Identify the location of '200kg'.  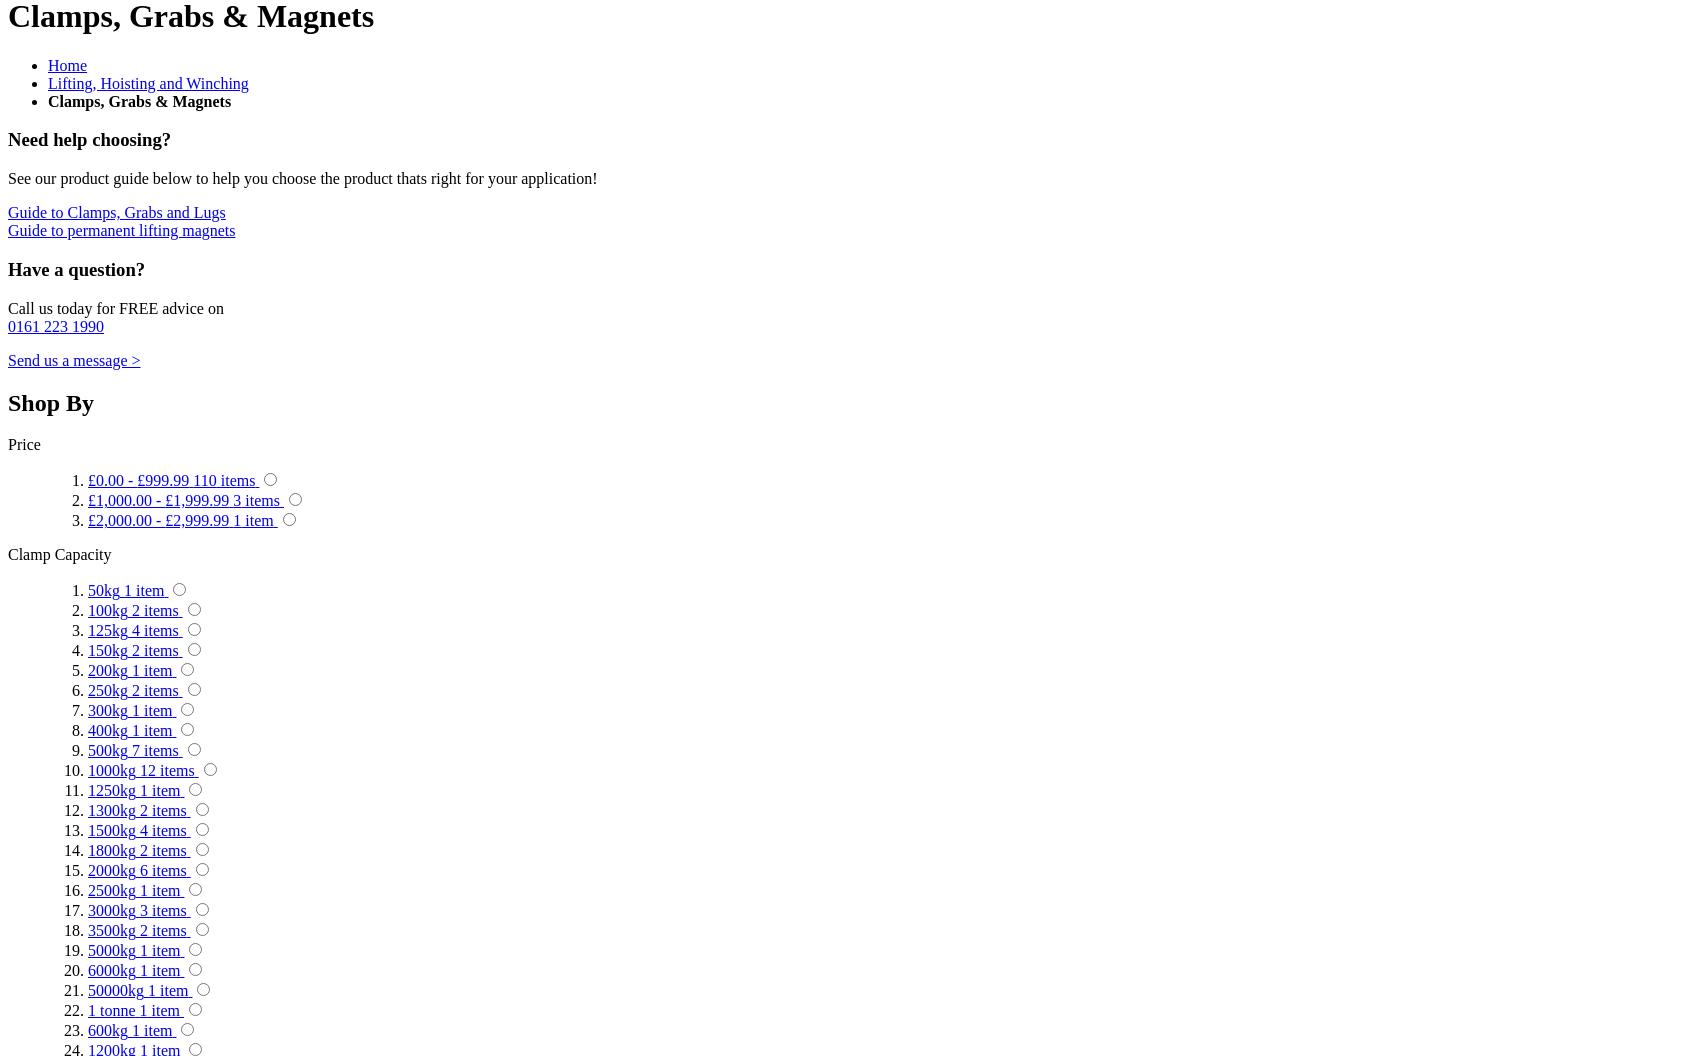
(106, 670).